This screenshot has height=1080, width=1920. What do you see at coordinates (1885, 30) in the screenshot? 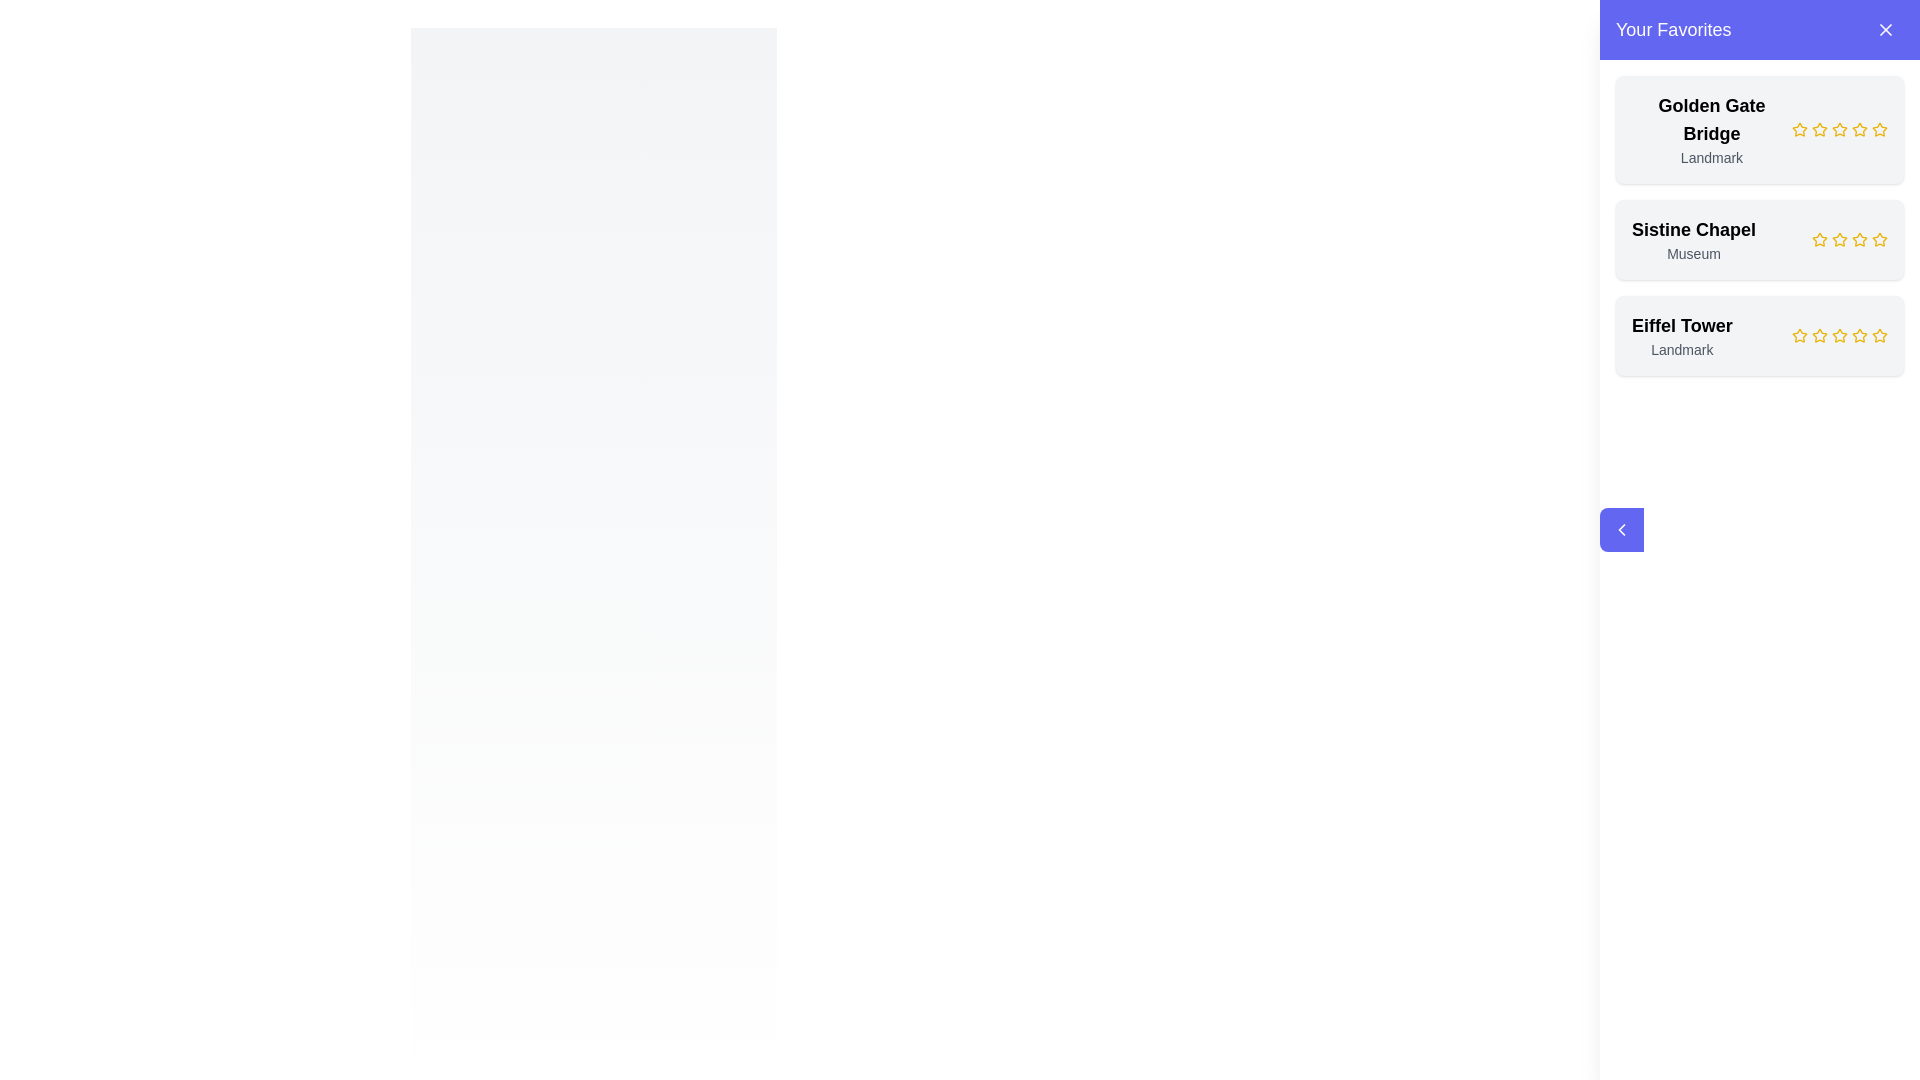
I see `the small rounded purple button with a white 'X' icon located in the top-right corner of the 'Your Favorites' header section` at bounding box center [1885, 30].